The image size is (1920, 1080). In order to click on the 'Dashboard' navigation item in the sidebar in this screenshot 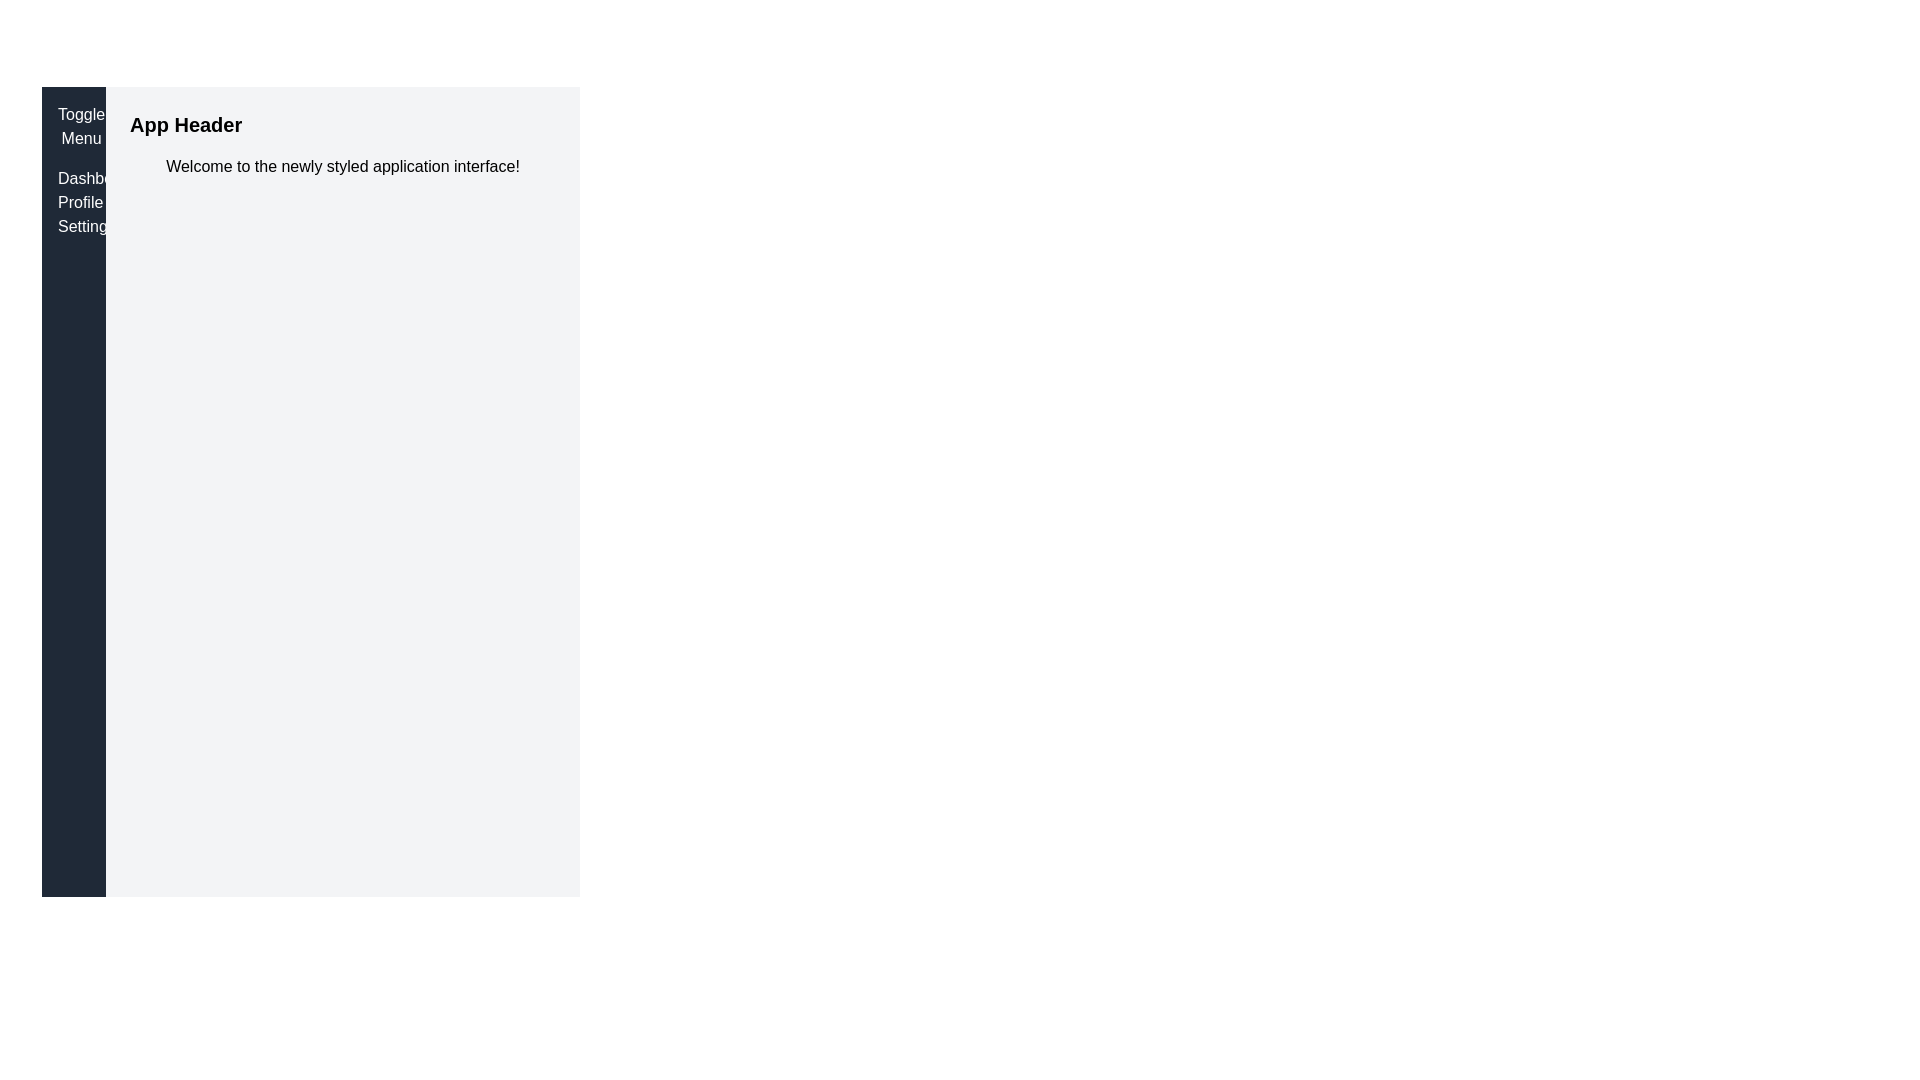, I will do `click(73, 177)`.